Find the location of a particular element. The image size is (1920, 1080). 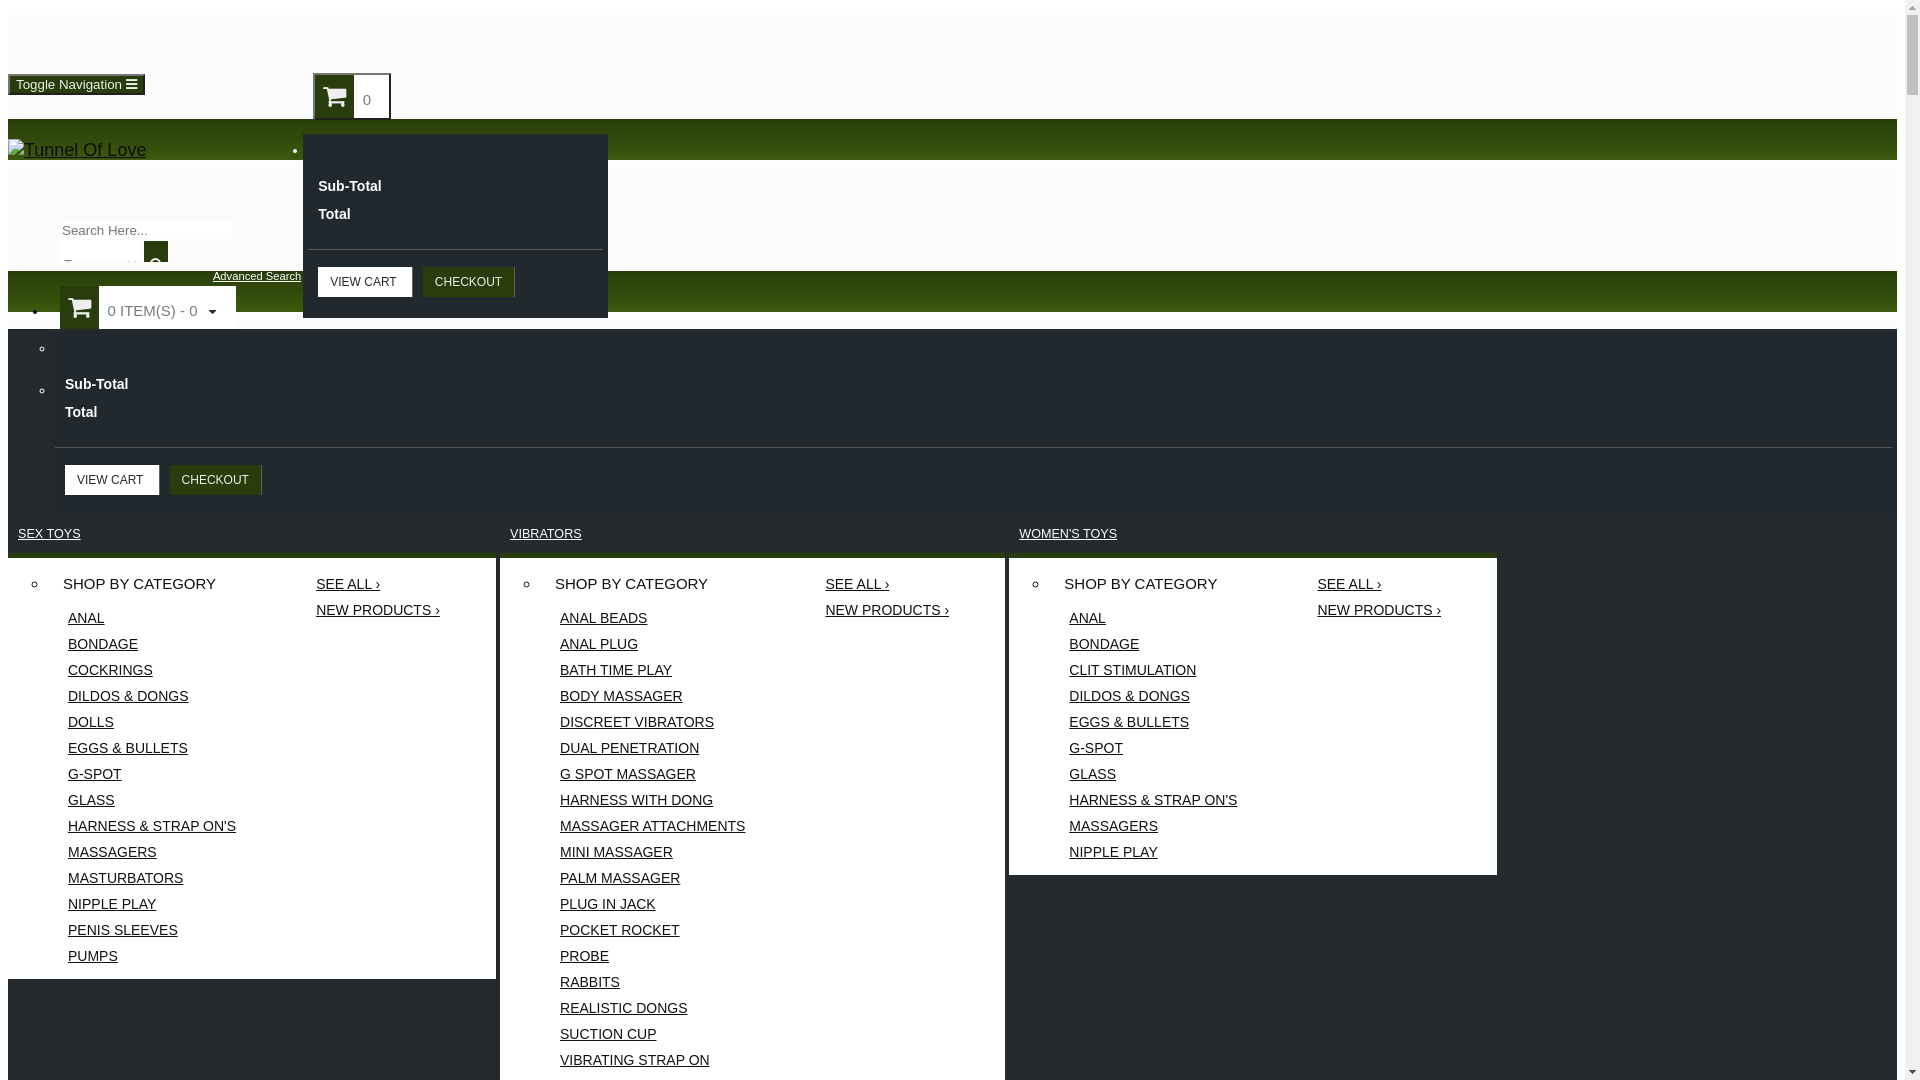

'CLIT STIMULATION' is located at coordinates (1152, 670).